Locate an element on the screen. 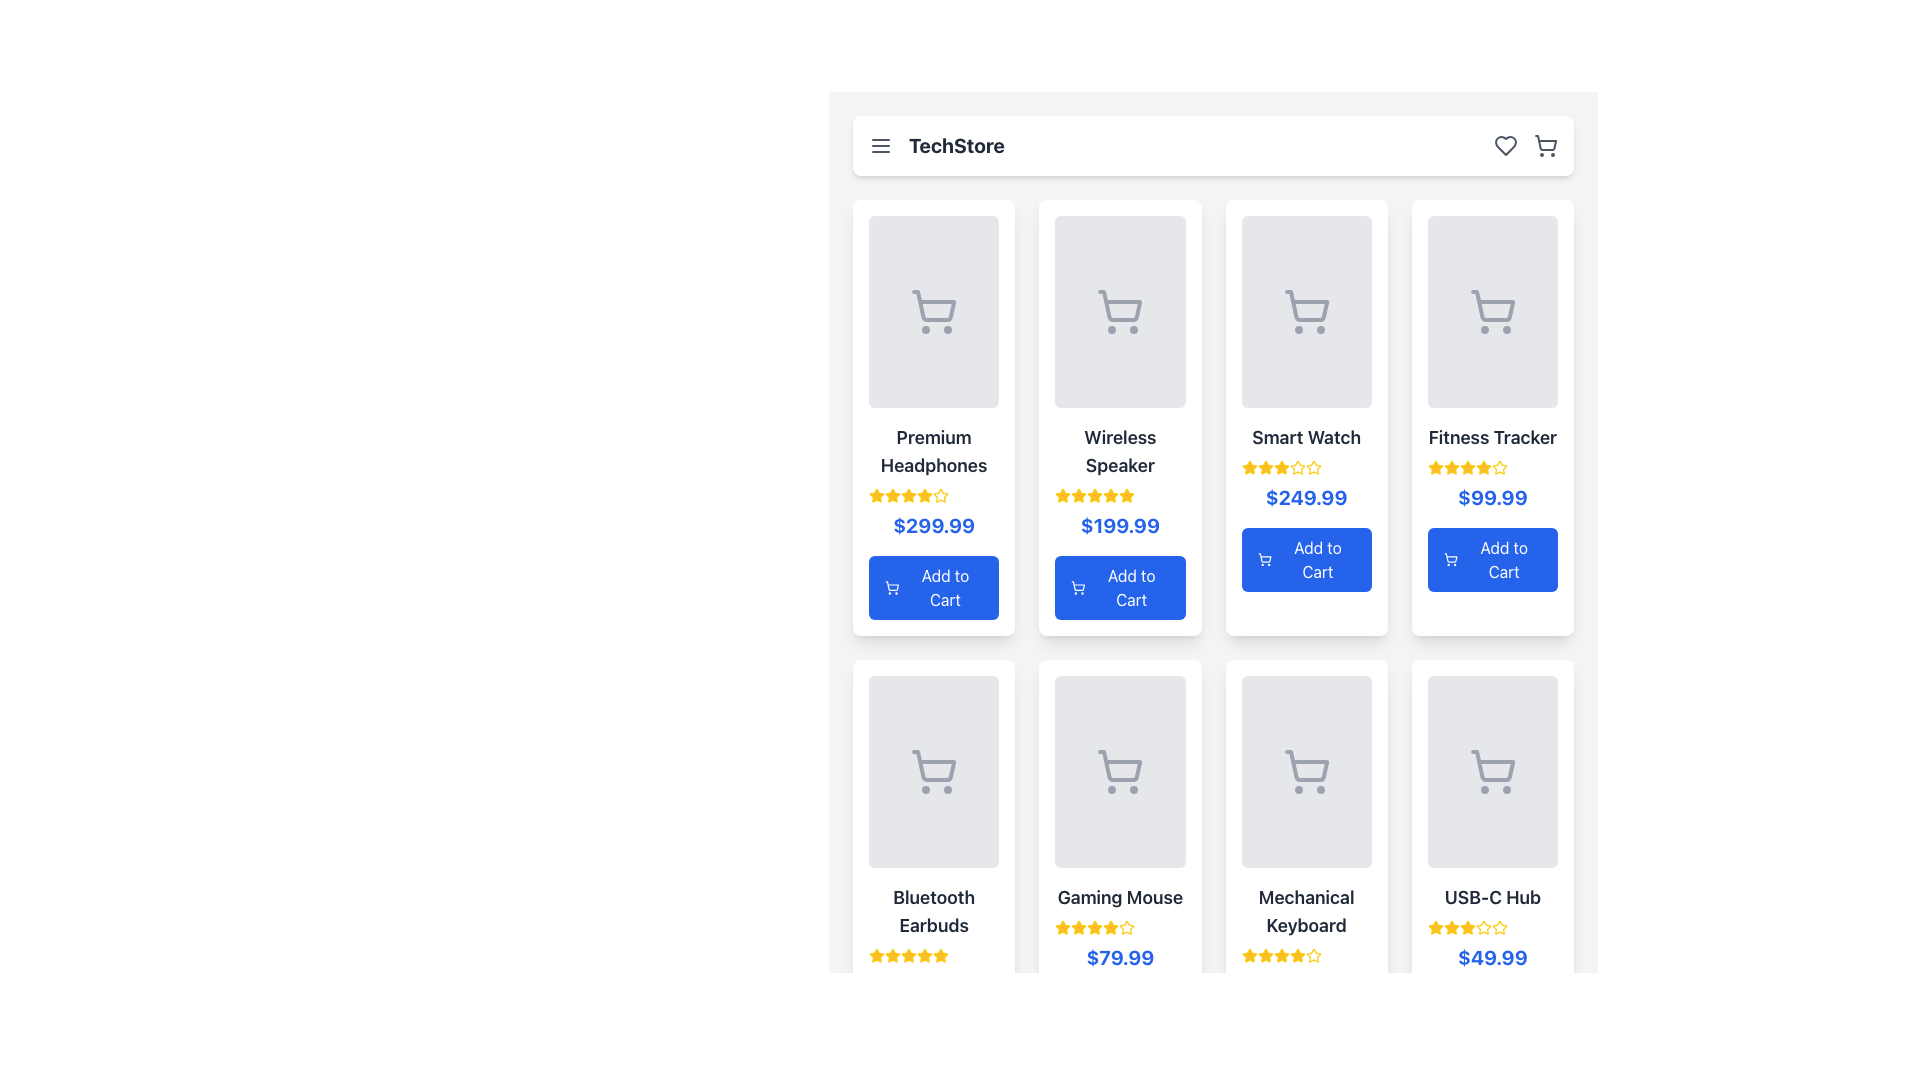  the third star icon in the rating component of the 'Smart Watch' product card is located at coordinates (1281, 467).